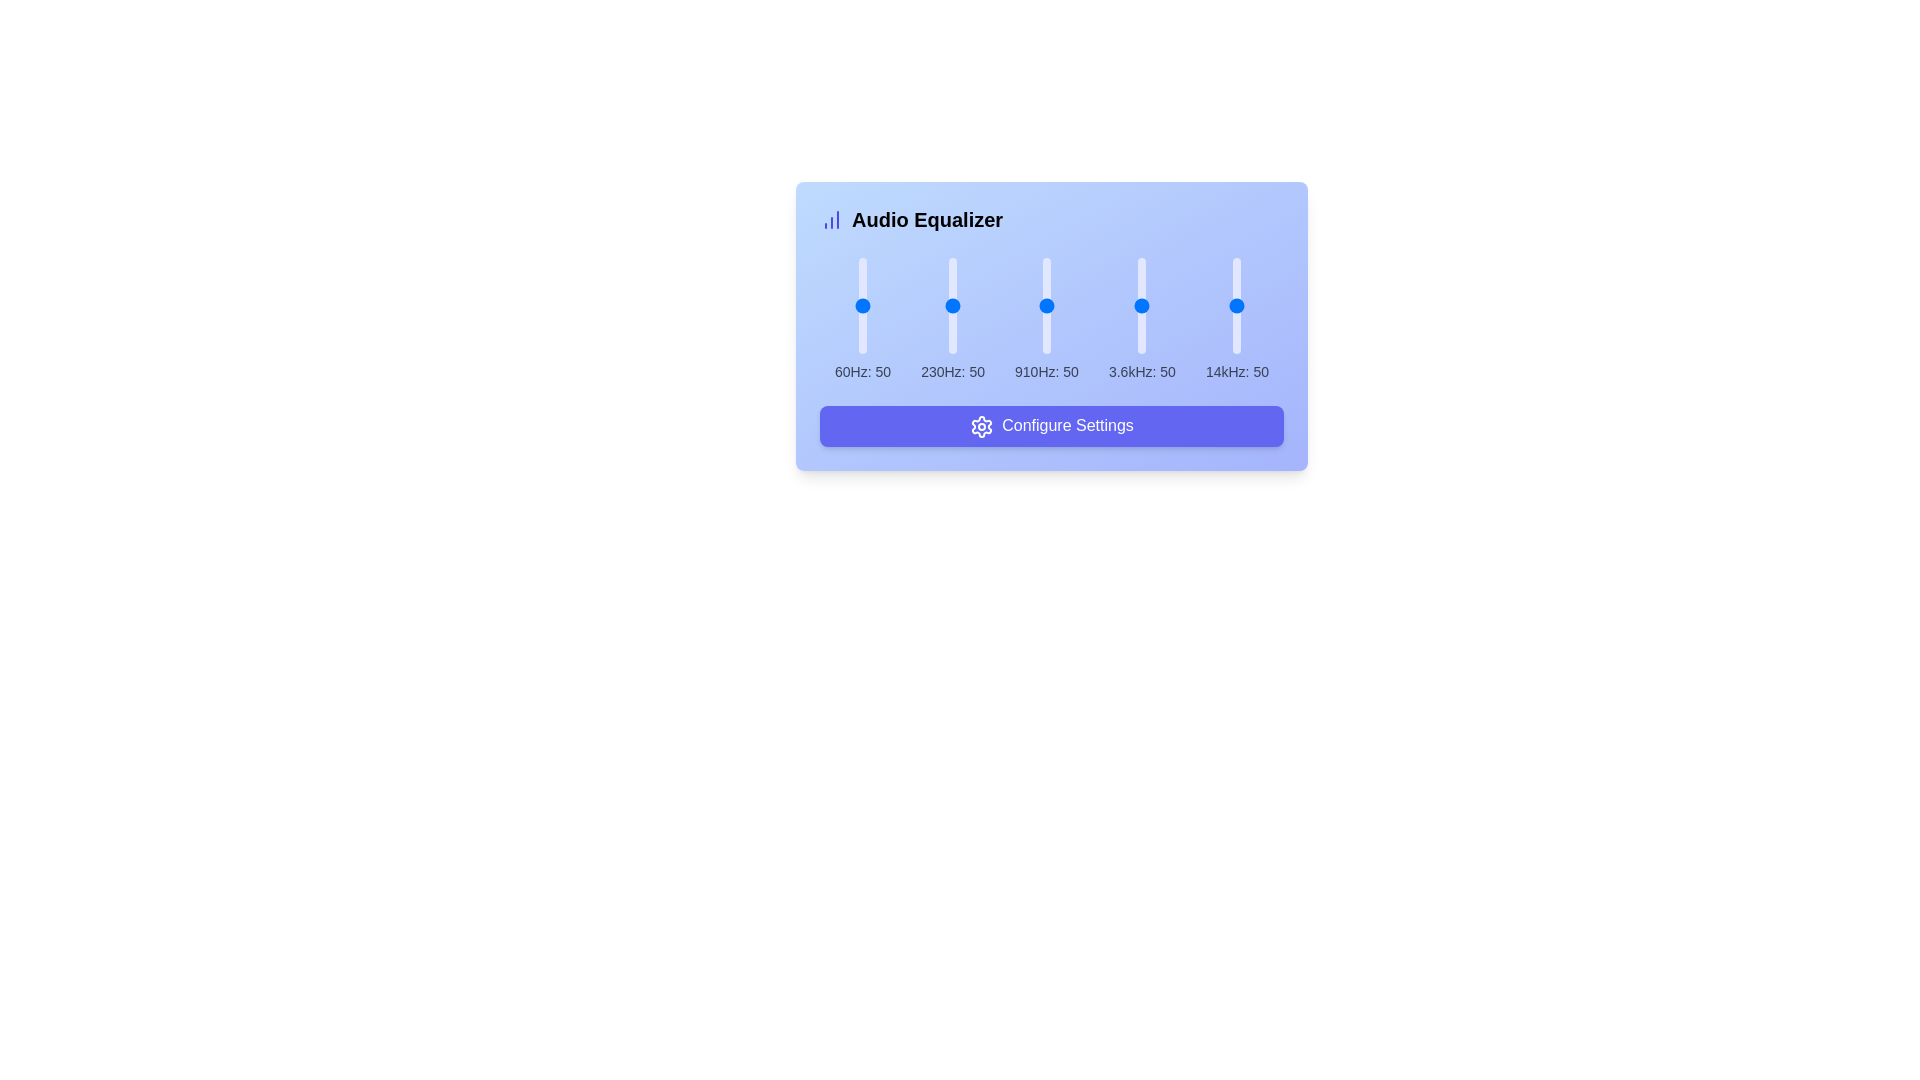 This screenshot has height=1080, width=1920. Describe the element at coordinates (1142, 347) in the screenshot. I see `the 3.6kHz audio equalizer slider` at that location.